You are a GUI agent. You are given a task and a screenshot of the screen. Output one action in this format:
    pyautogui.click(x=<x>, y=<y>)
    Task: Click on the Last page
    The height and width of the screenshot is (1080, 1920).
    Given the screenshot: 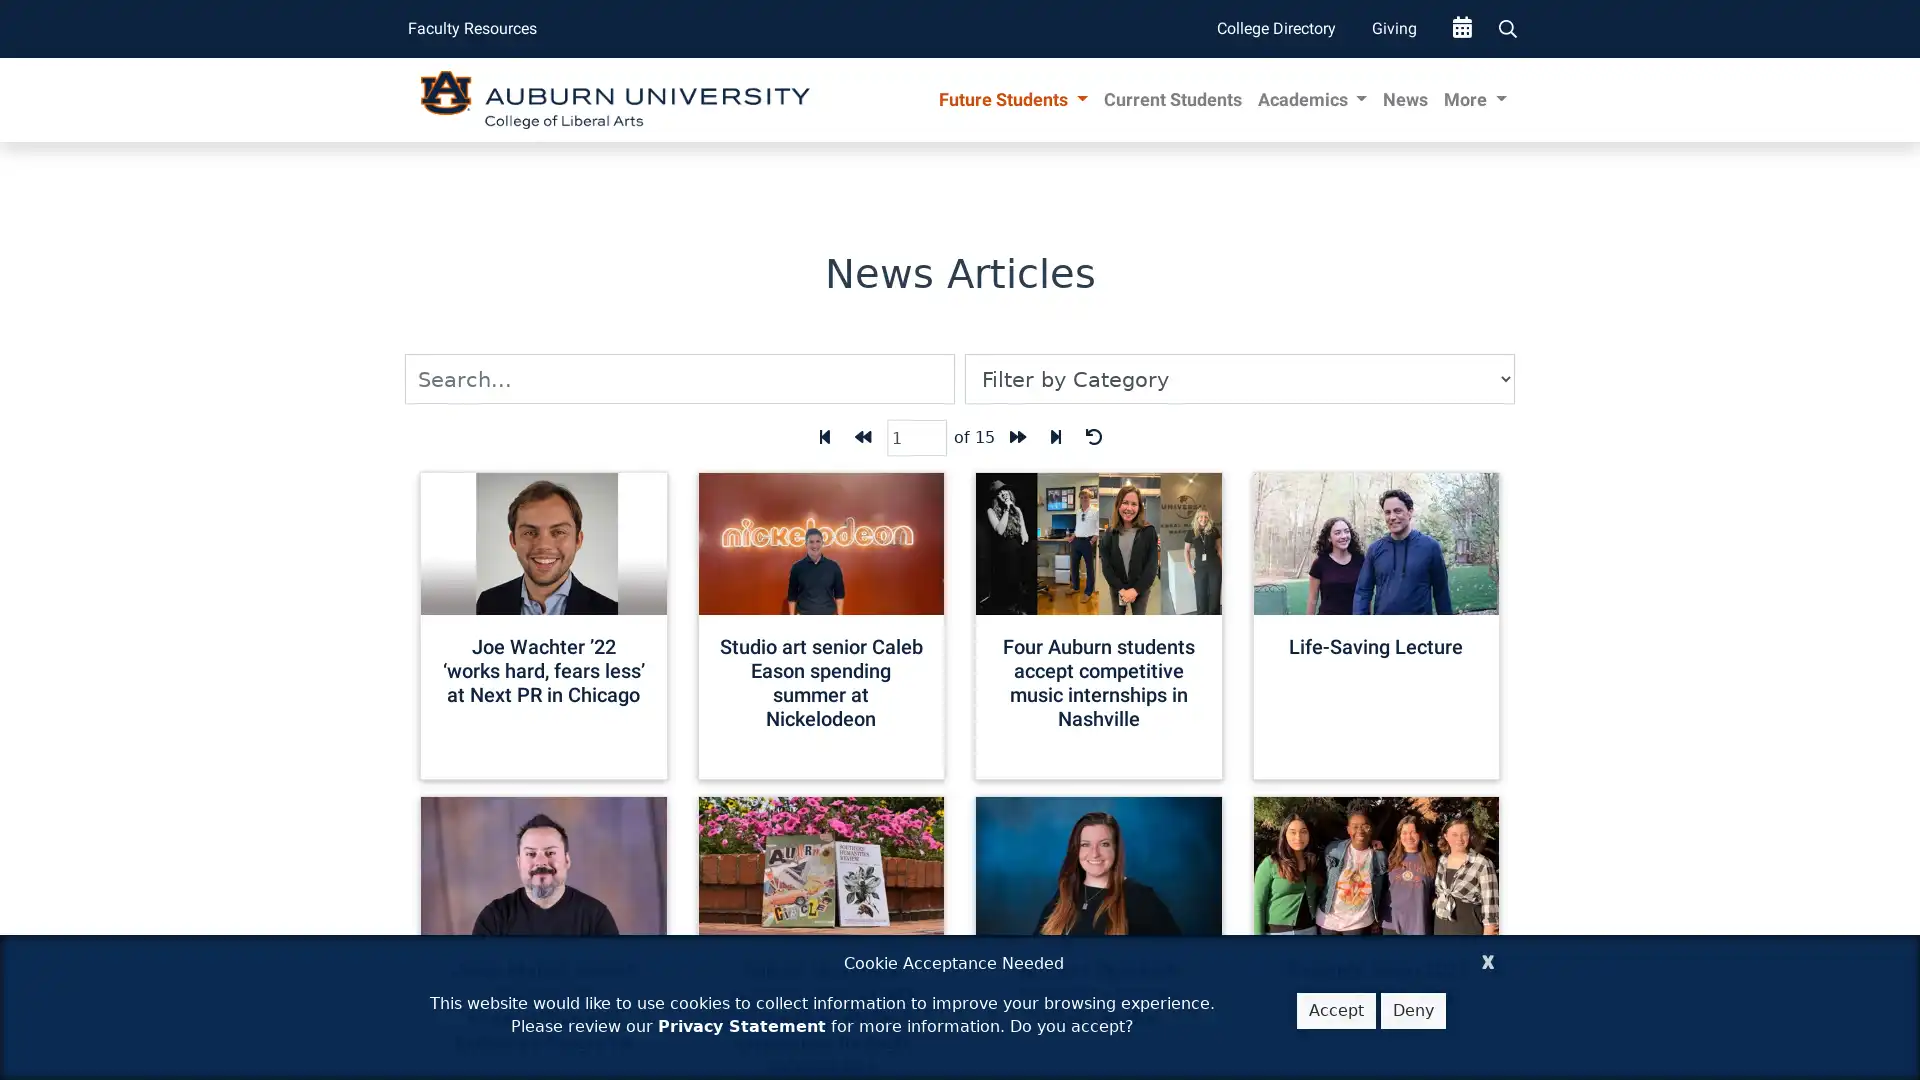 What is the action you would take?
    pyautogui.click(x=1055, y=437)
    